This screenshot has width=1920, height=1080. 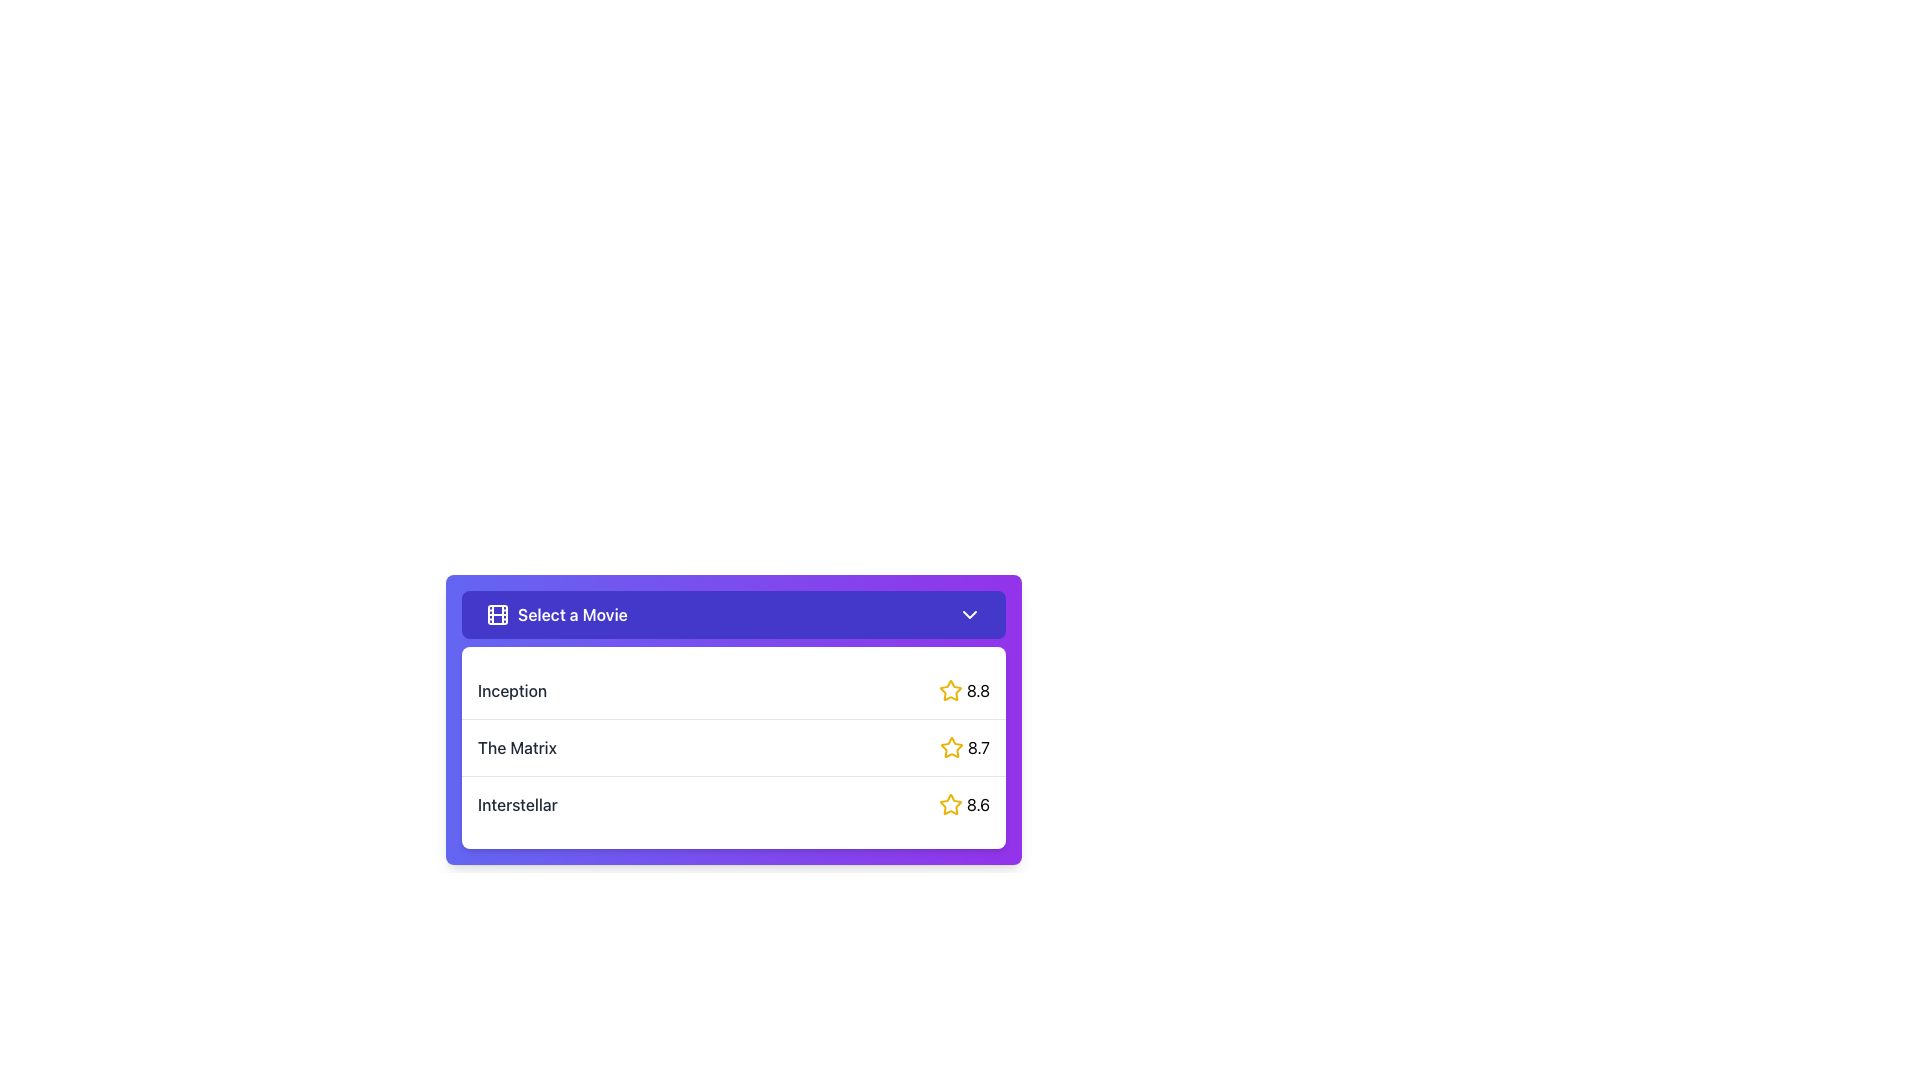 I want to click on the numerical text '8.6' with the yellow star icon, so click(x=964, y=804).